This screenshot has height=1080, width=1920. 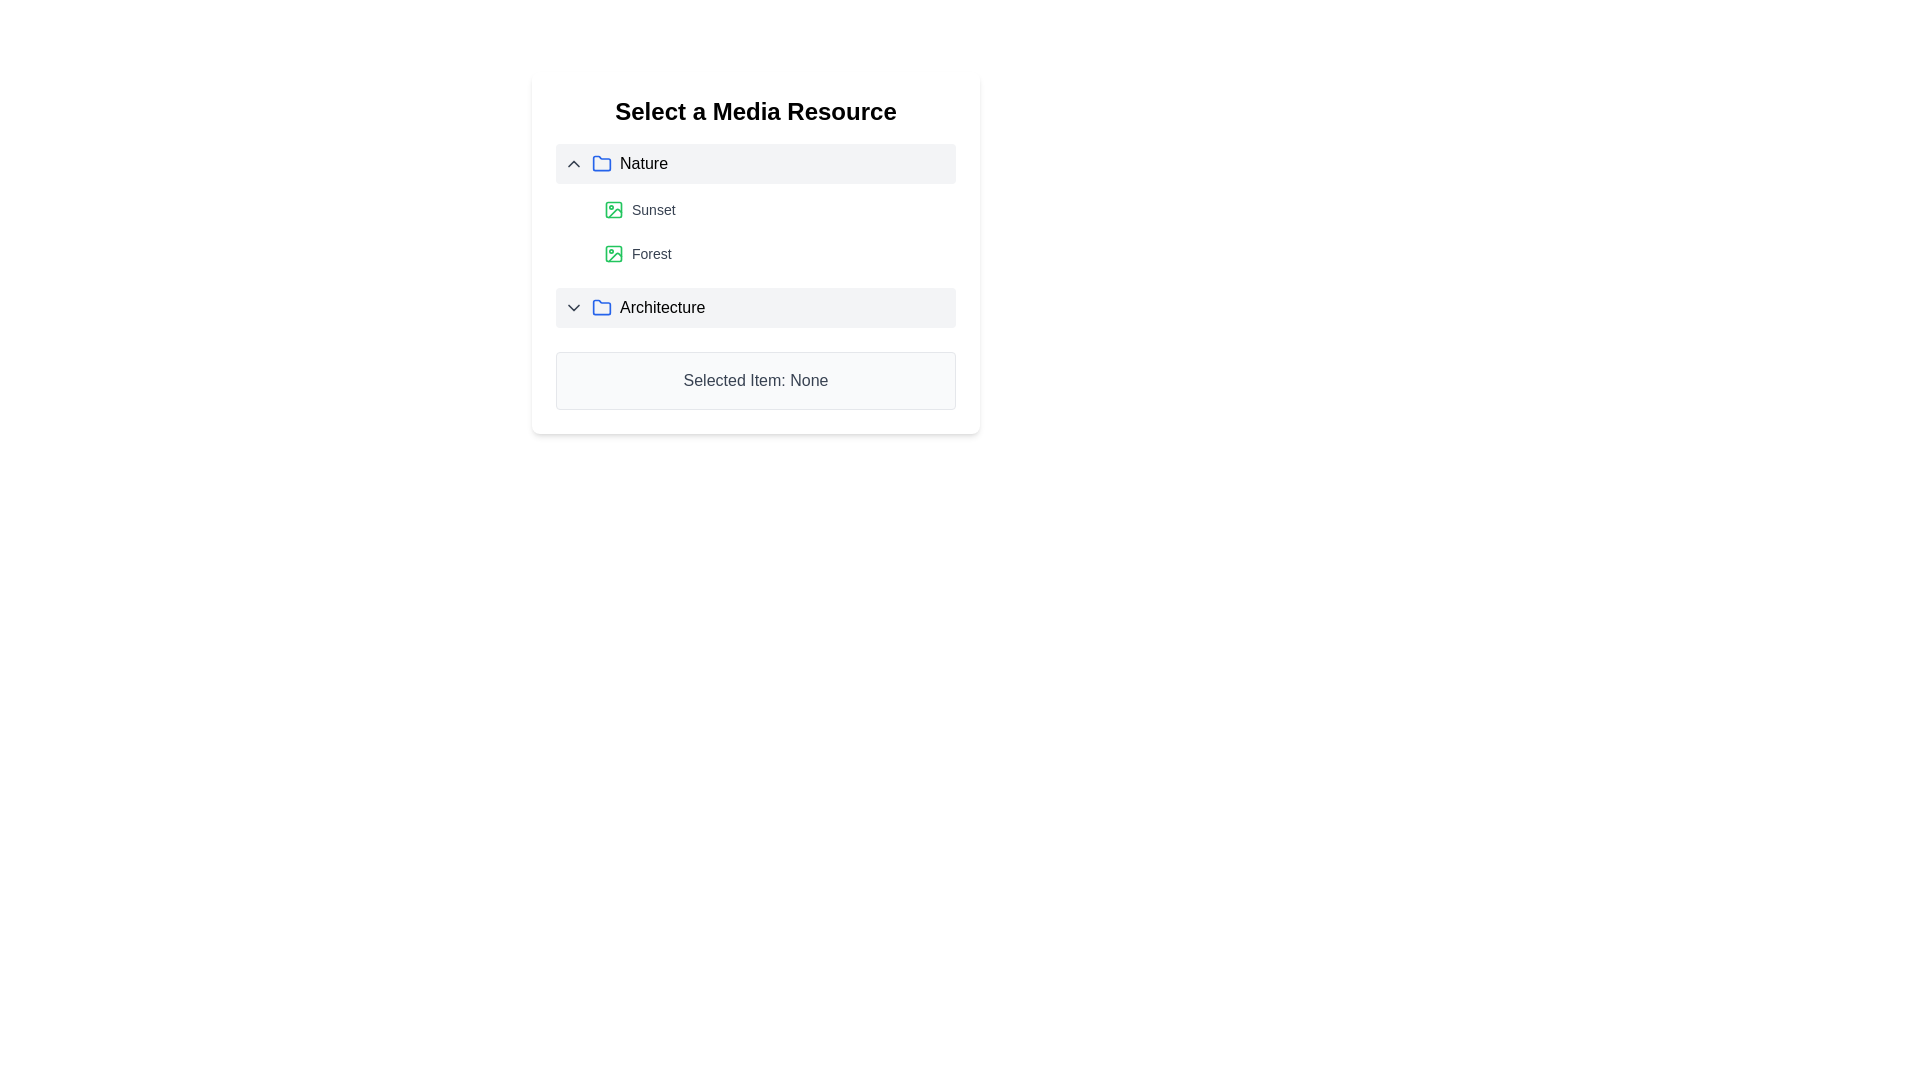 I want to click on the green rectangular icon with rounded corners that represents an image, located to the left of the text label 'Forest' in the media resource selector panel, so click(x=613, y=209).